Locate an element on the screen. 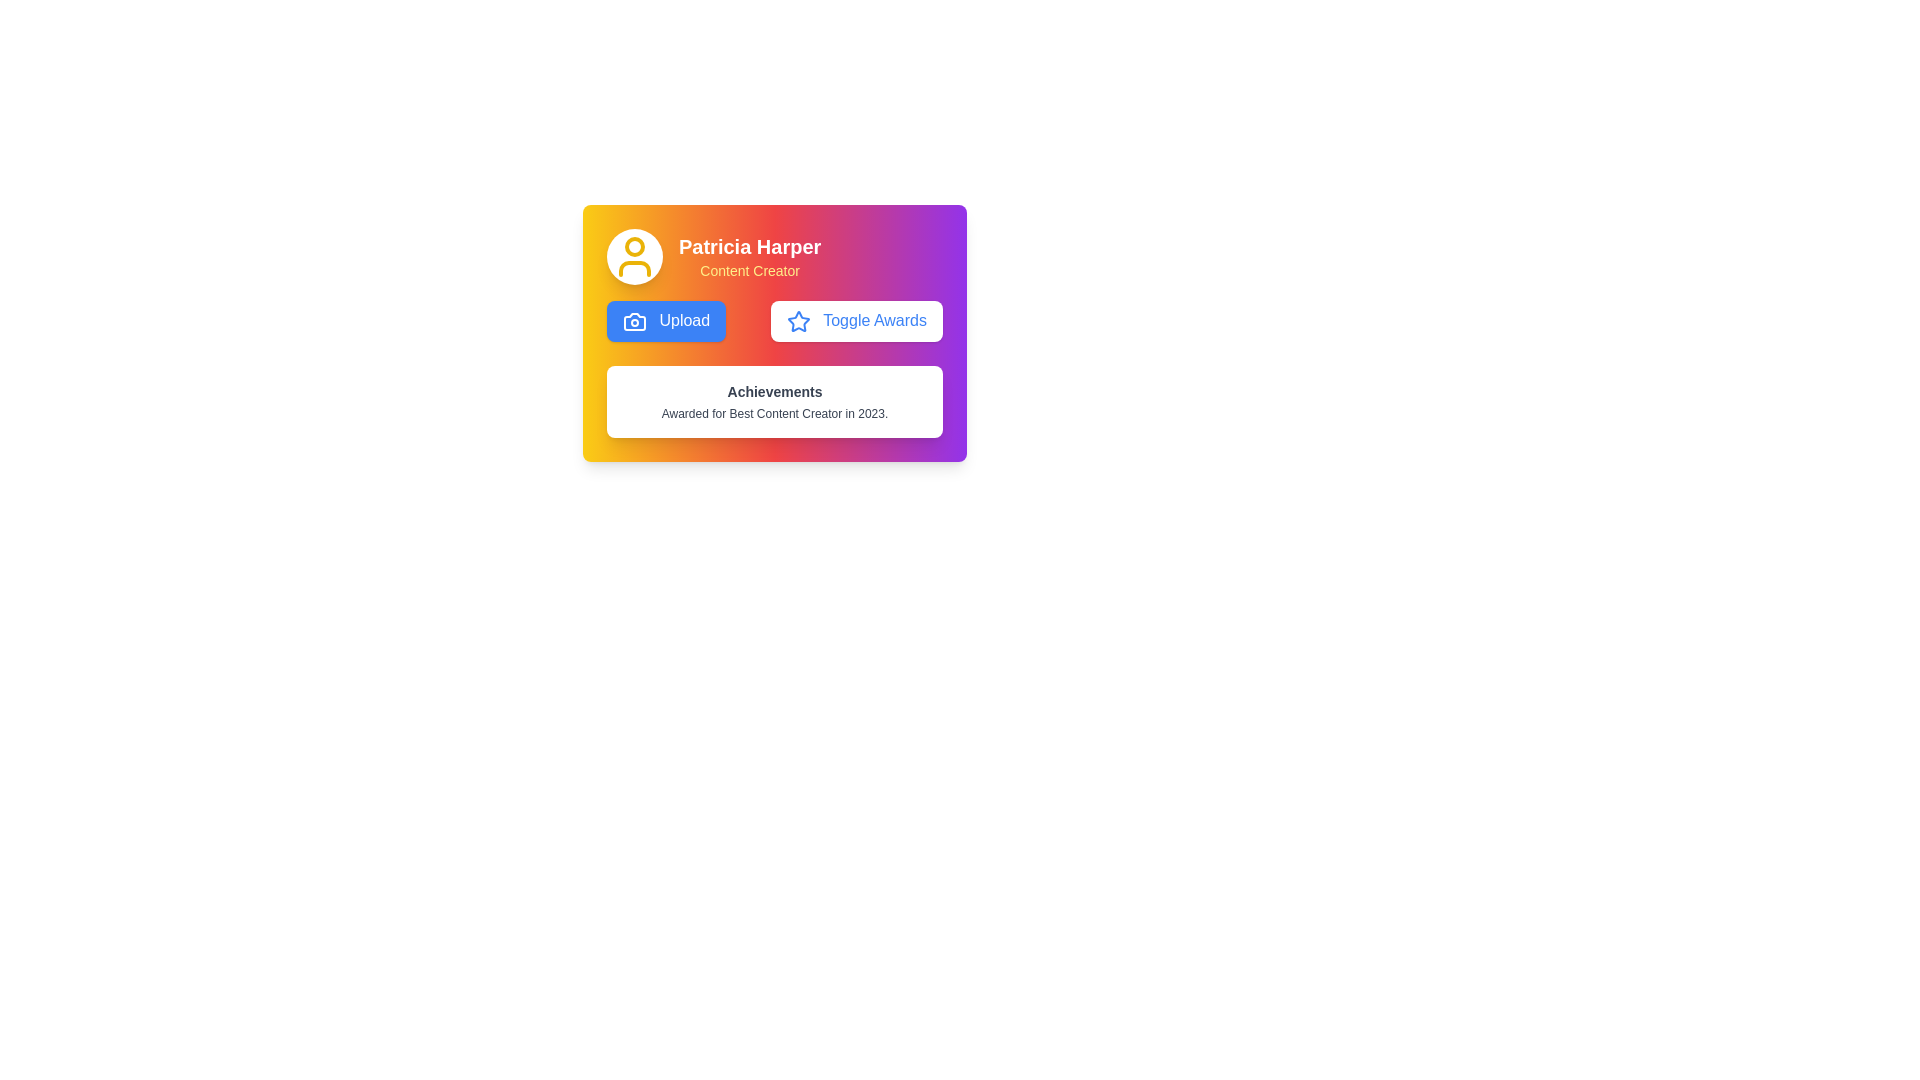 The image size is (1920, 1080). the blue 'Upload' button with rounded corners that features a camera icon and white text, located below the profile information and above the achievements section is located at coordinates (666, 320).